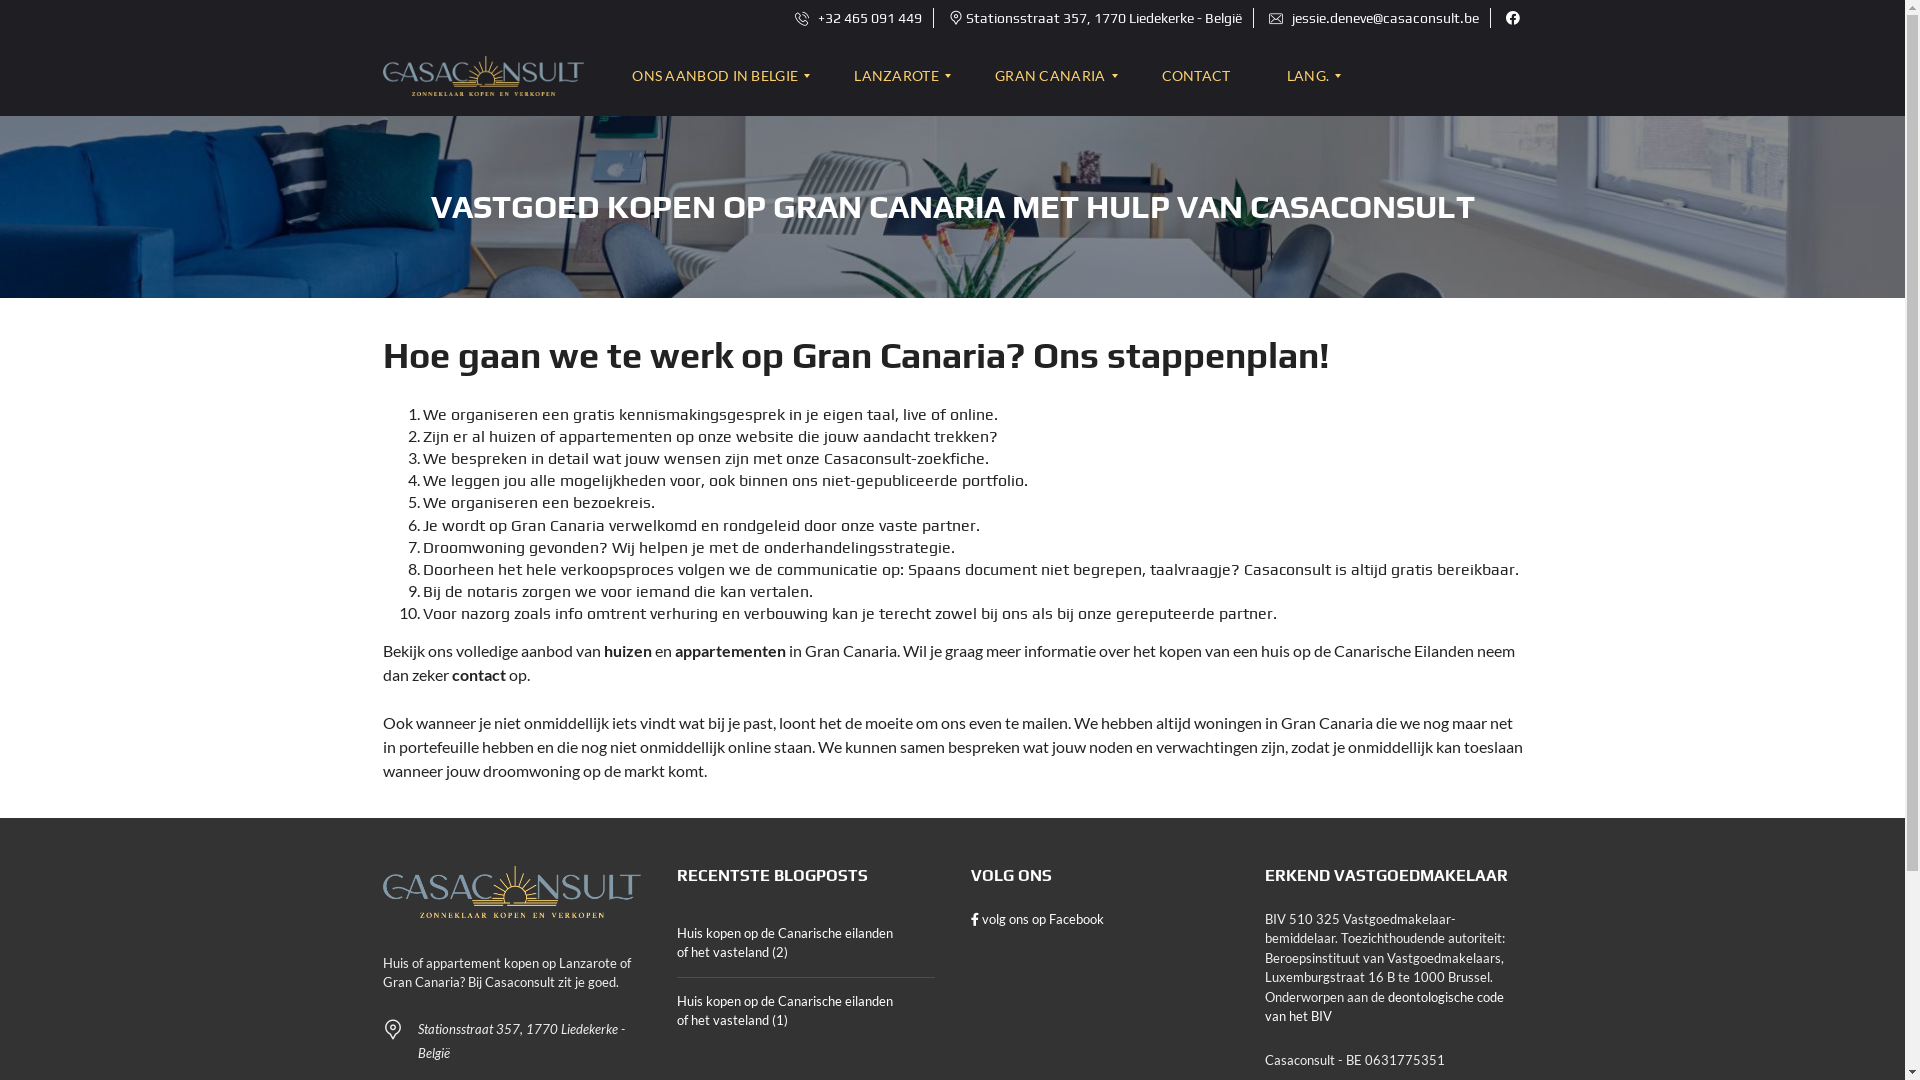  I want to click on 'appartementen', so click(728, 650).